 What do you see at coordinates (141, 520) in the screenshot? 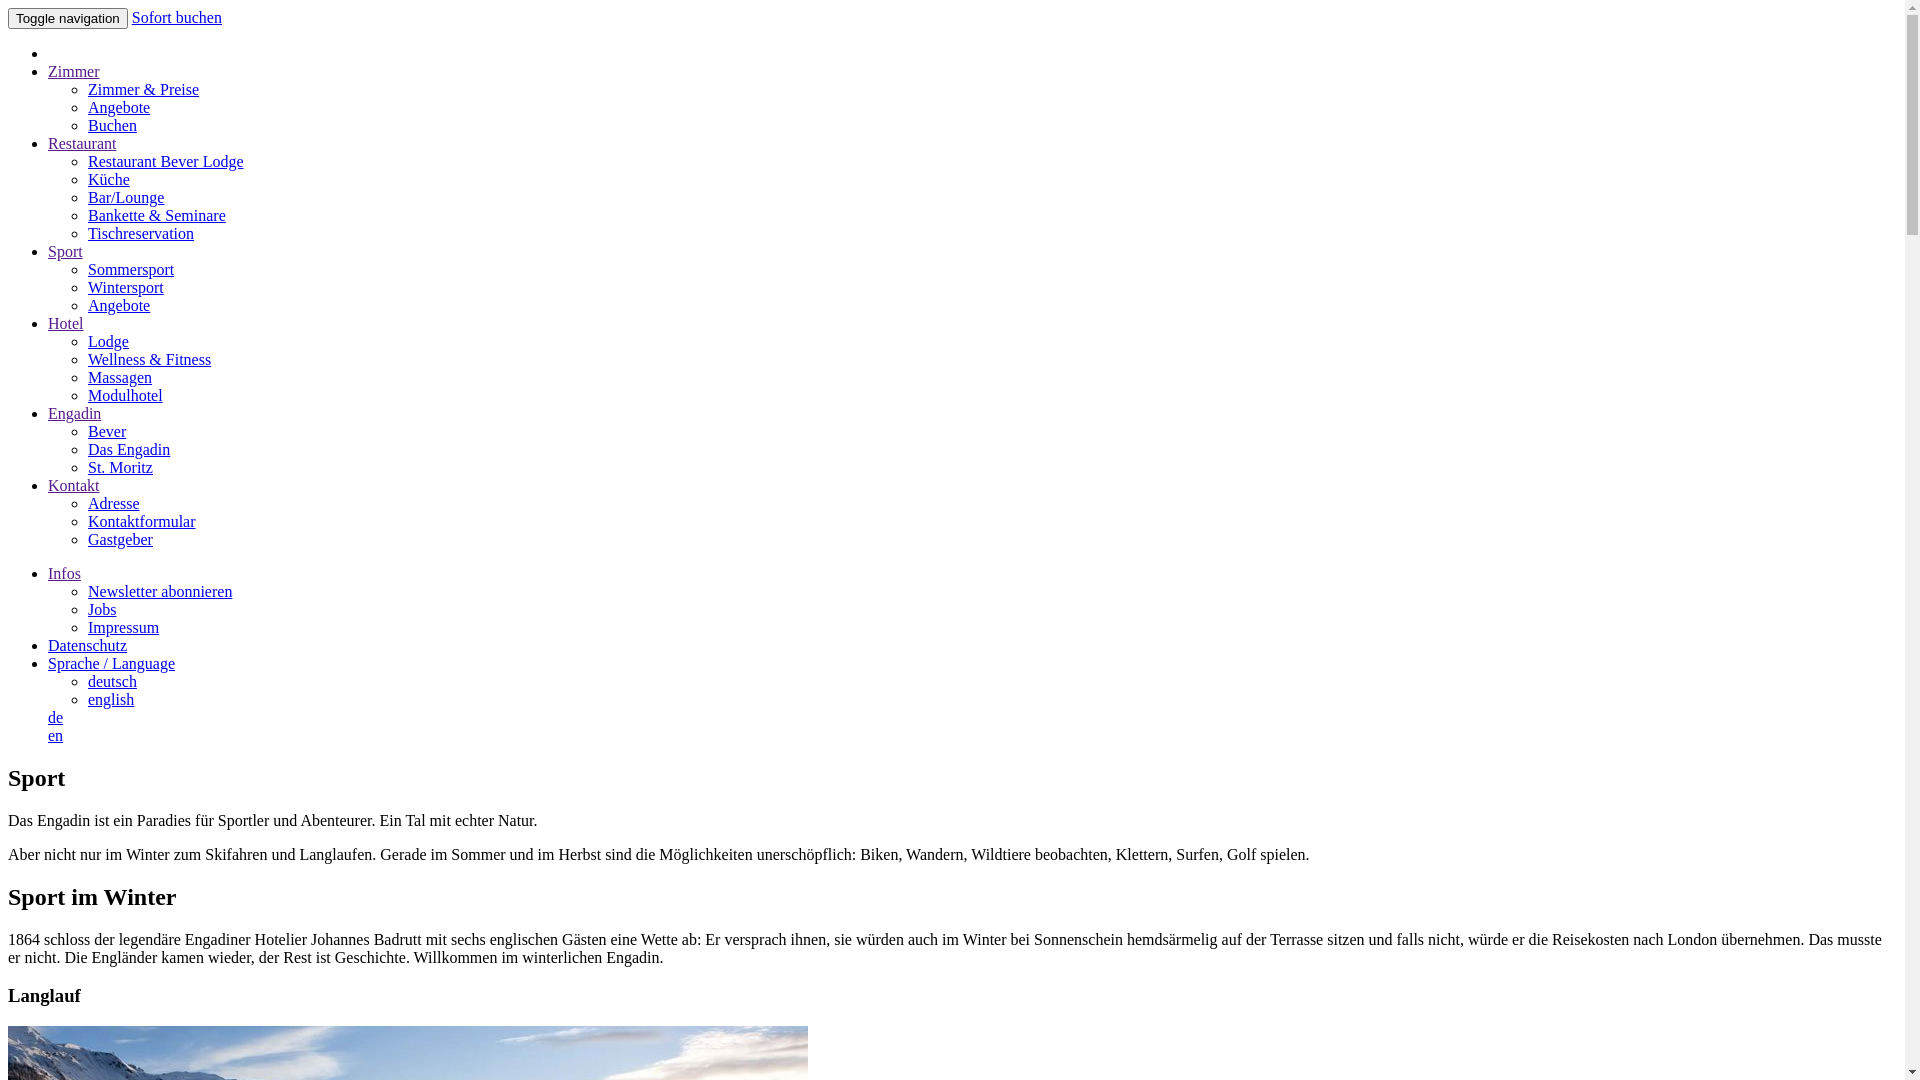
I see `'Kontaktformular'` at bounding box center [141, 520].